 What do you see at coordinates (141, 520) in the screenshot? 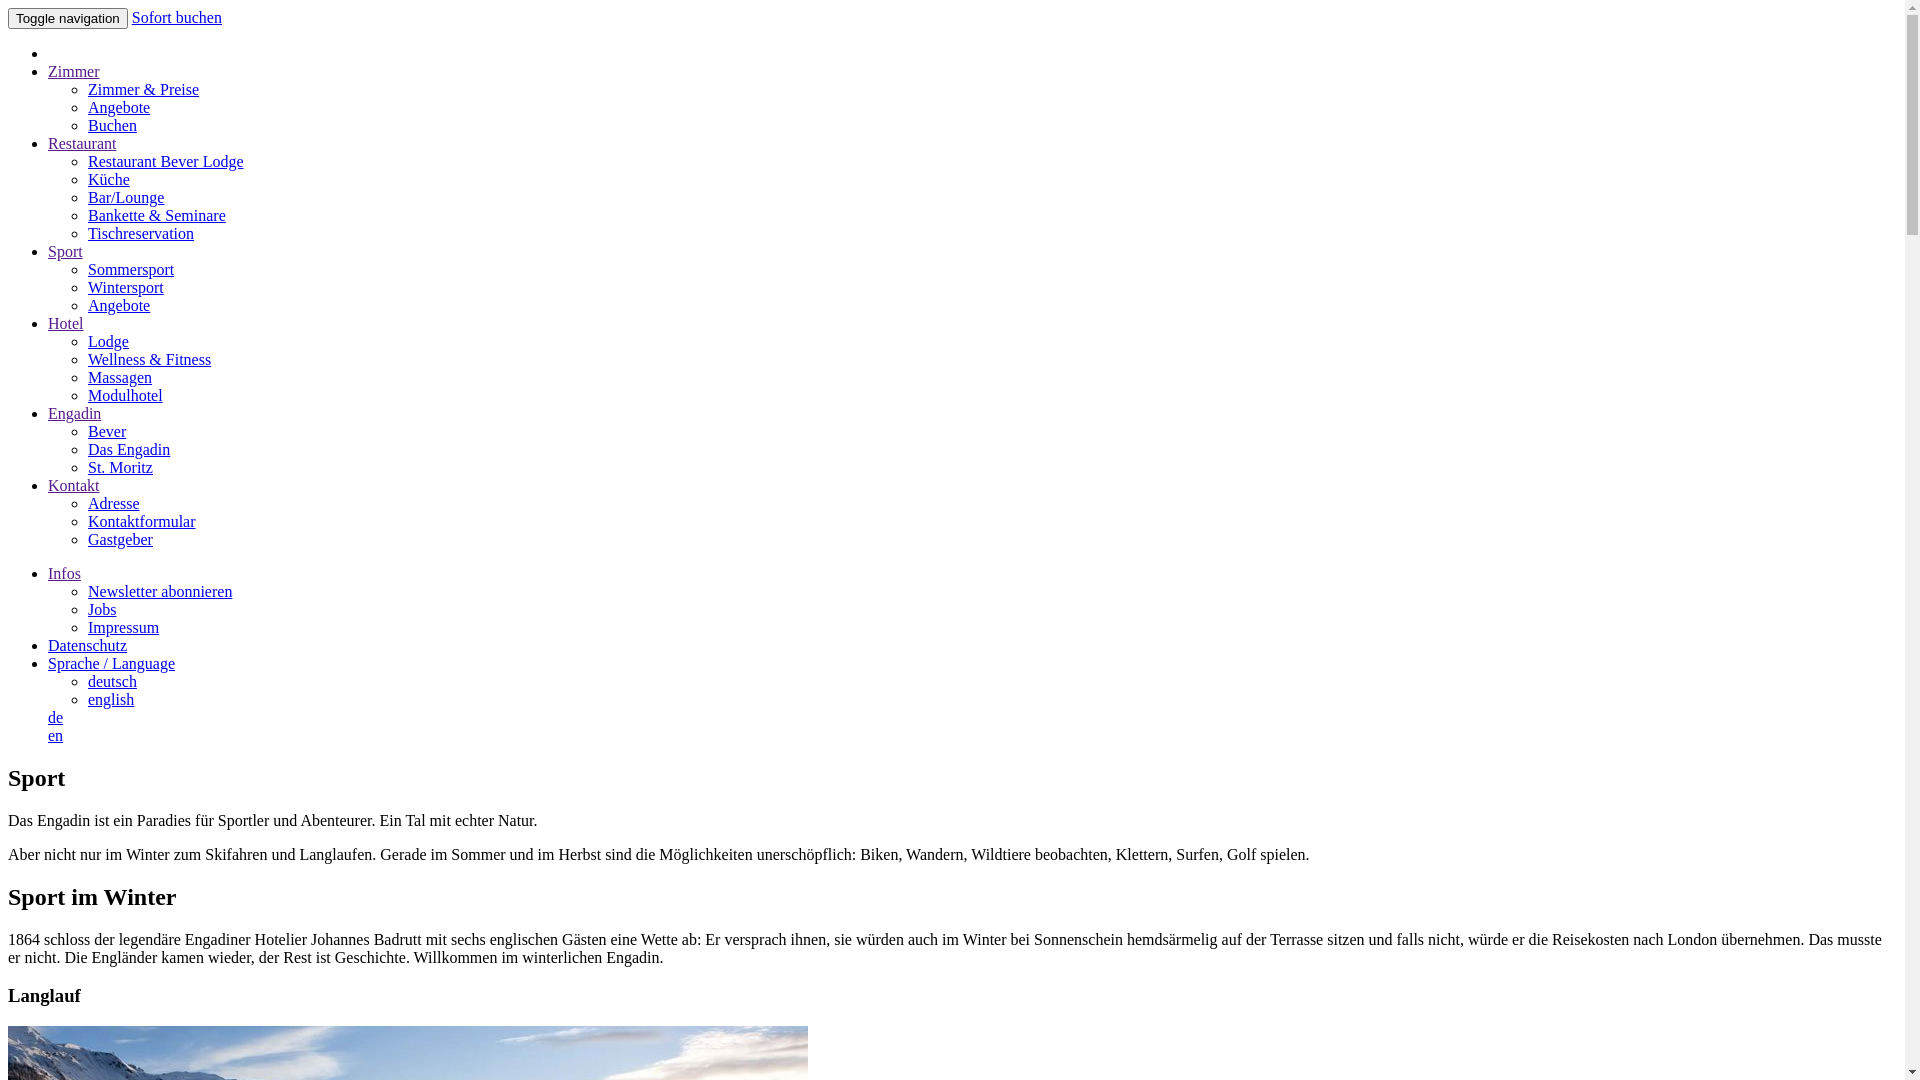
I see `'Kontaktformular'` at bounding box center [141, 520].